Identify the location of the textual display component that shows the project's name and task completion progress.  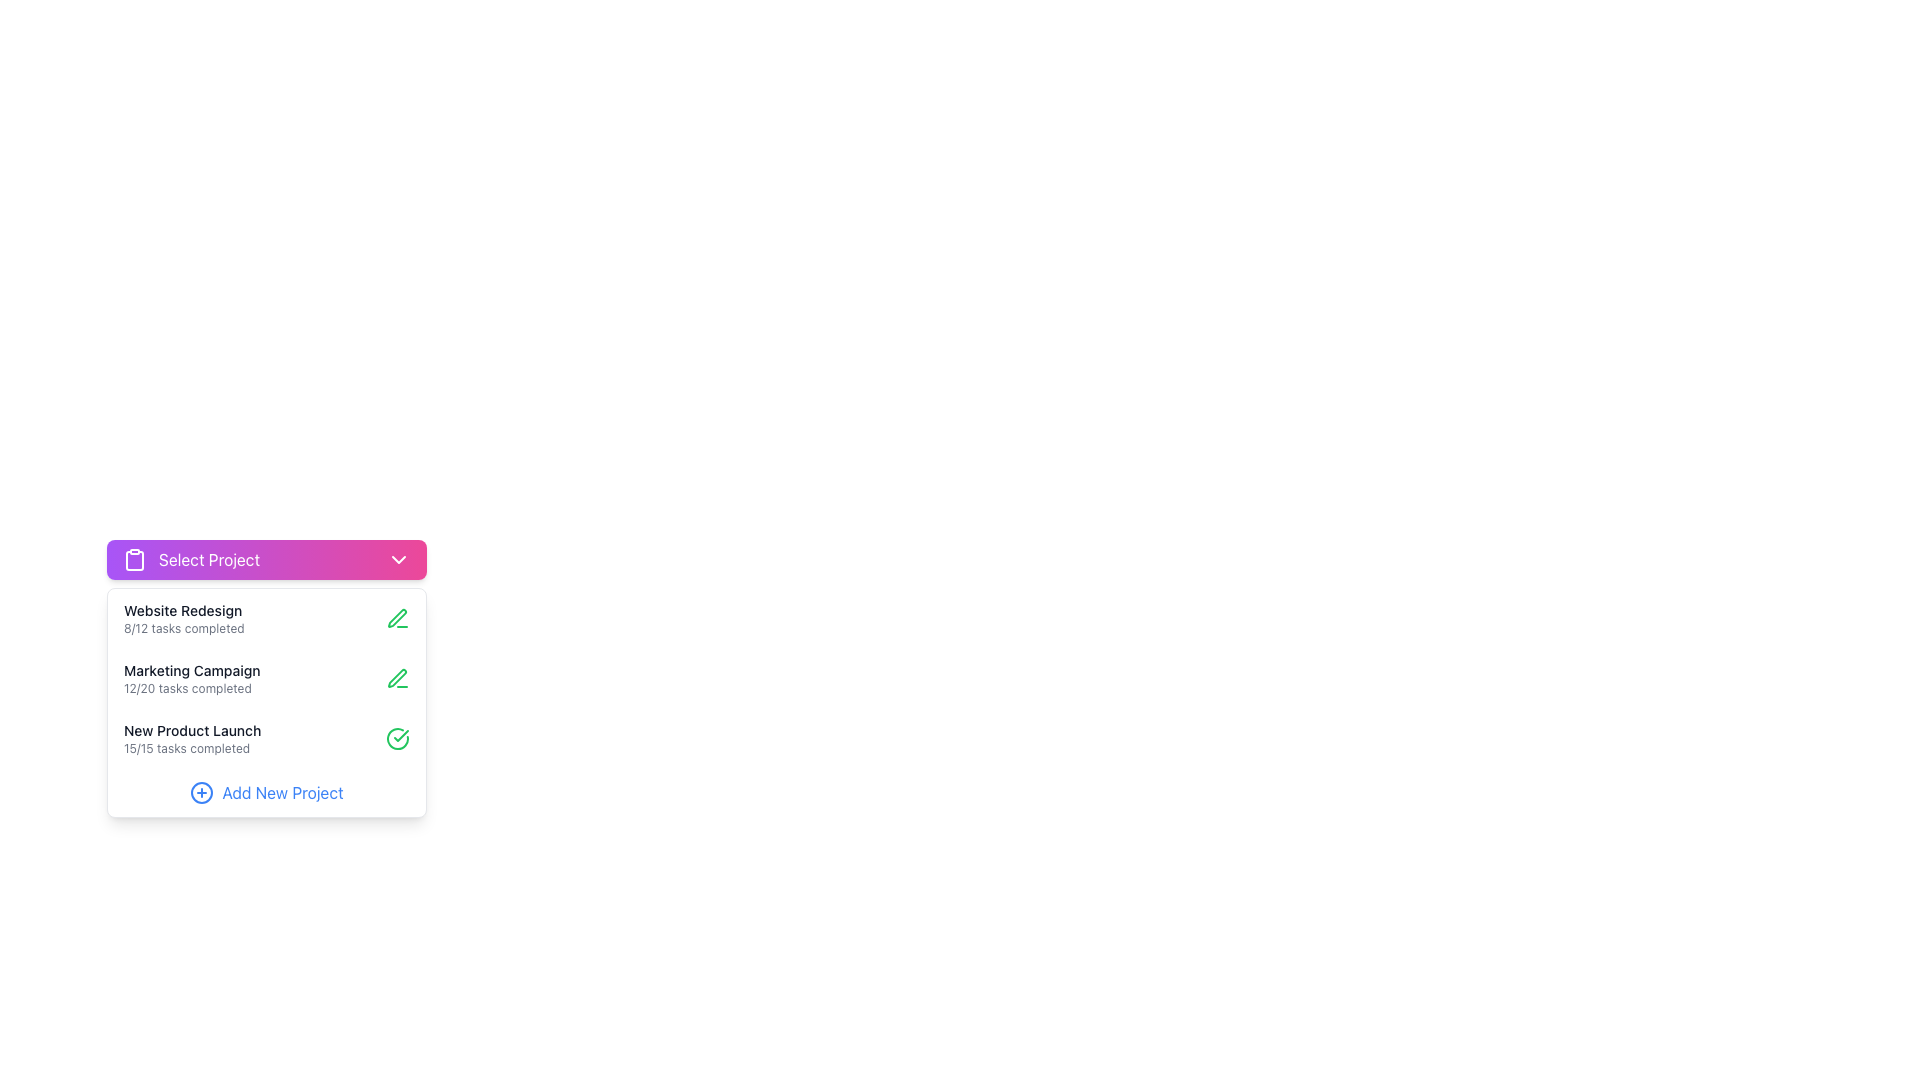
(184, 617).